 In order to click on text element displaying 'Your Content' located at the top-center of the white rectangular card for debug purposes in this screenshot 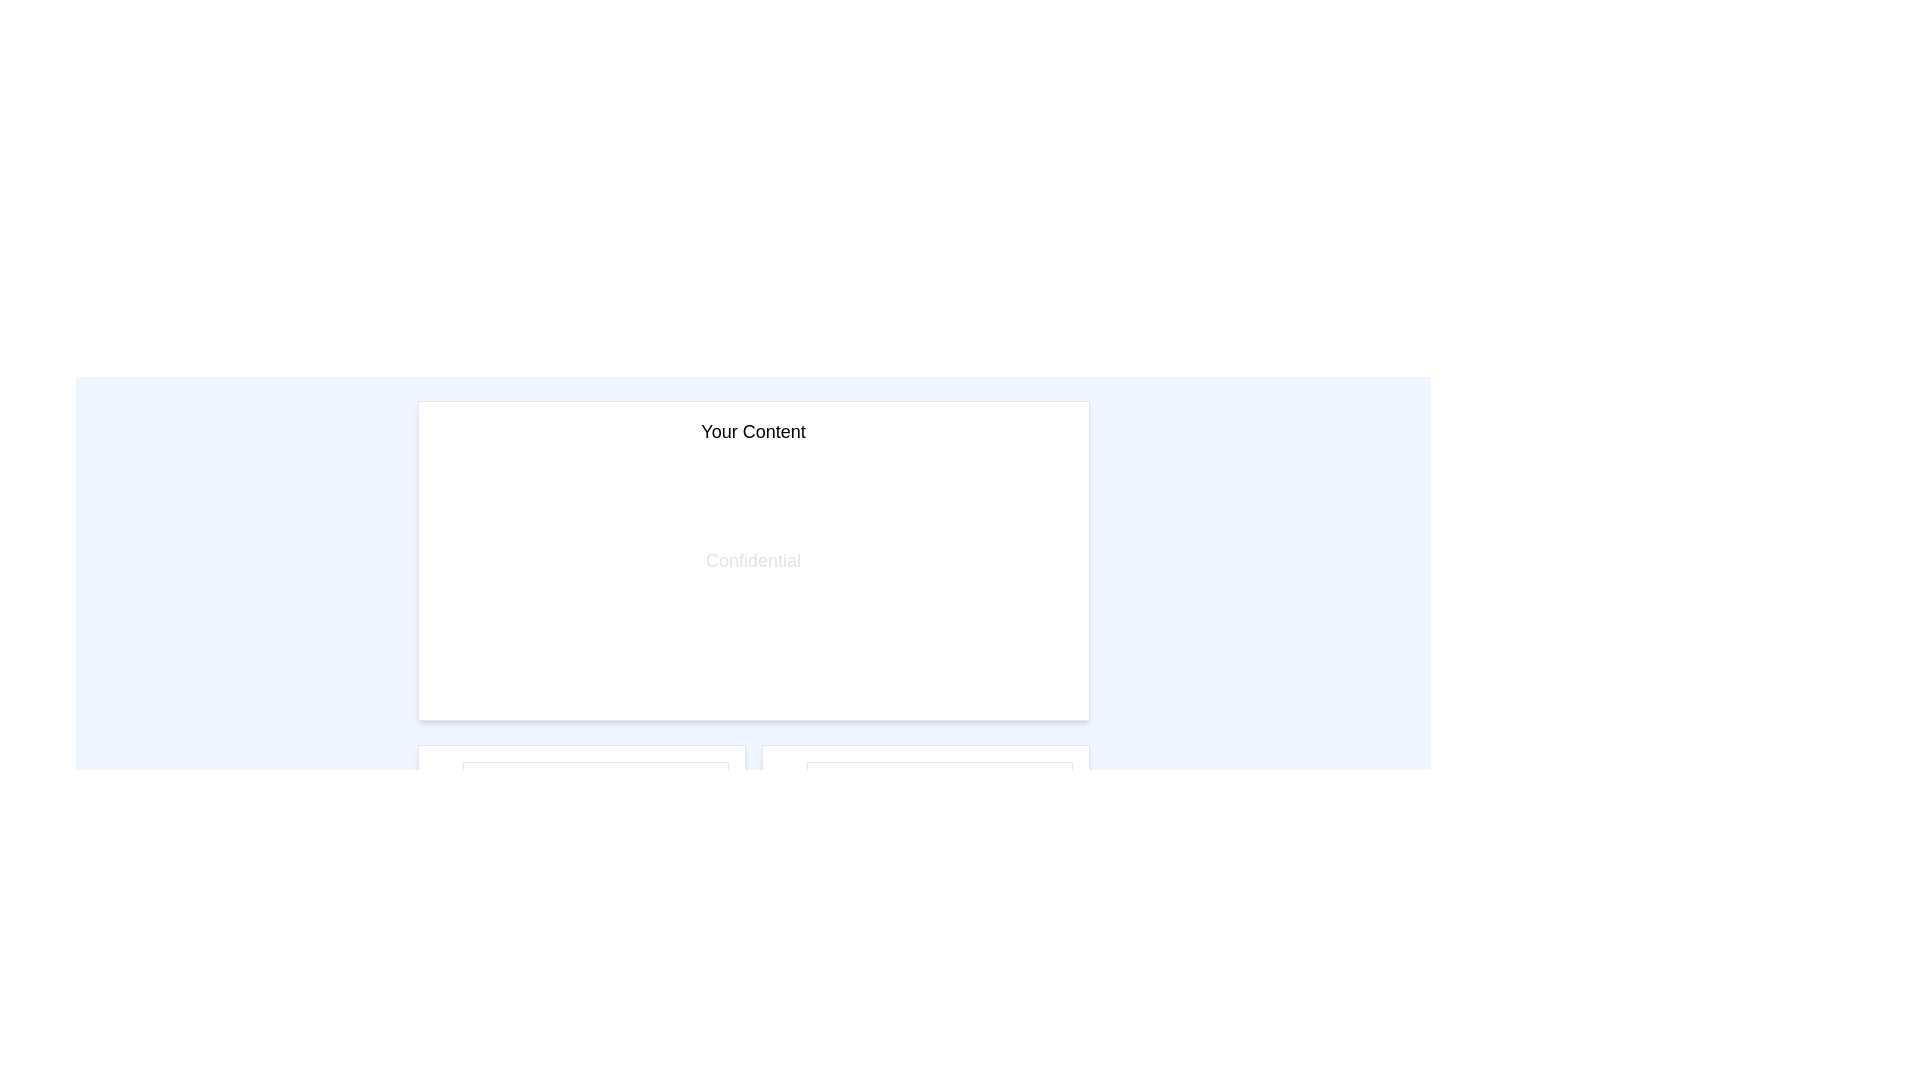, I will do `click(752, 431)`.